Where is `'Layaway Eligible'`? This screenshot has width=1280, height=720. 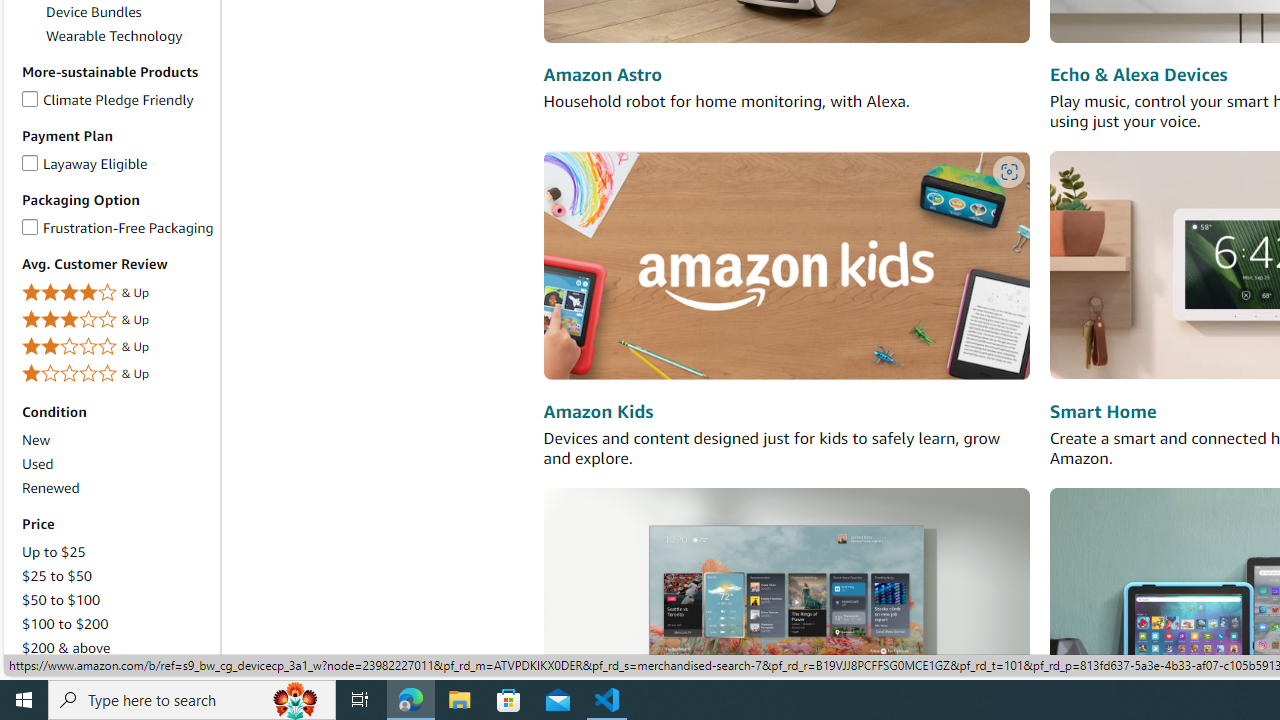 'Layaway Eligible' is located at coordinates (30, 158).